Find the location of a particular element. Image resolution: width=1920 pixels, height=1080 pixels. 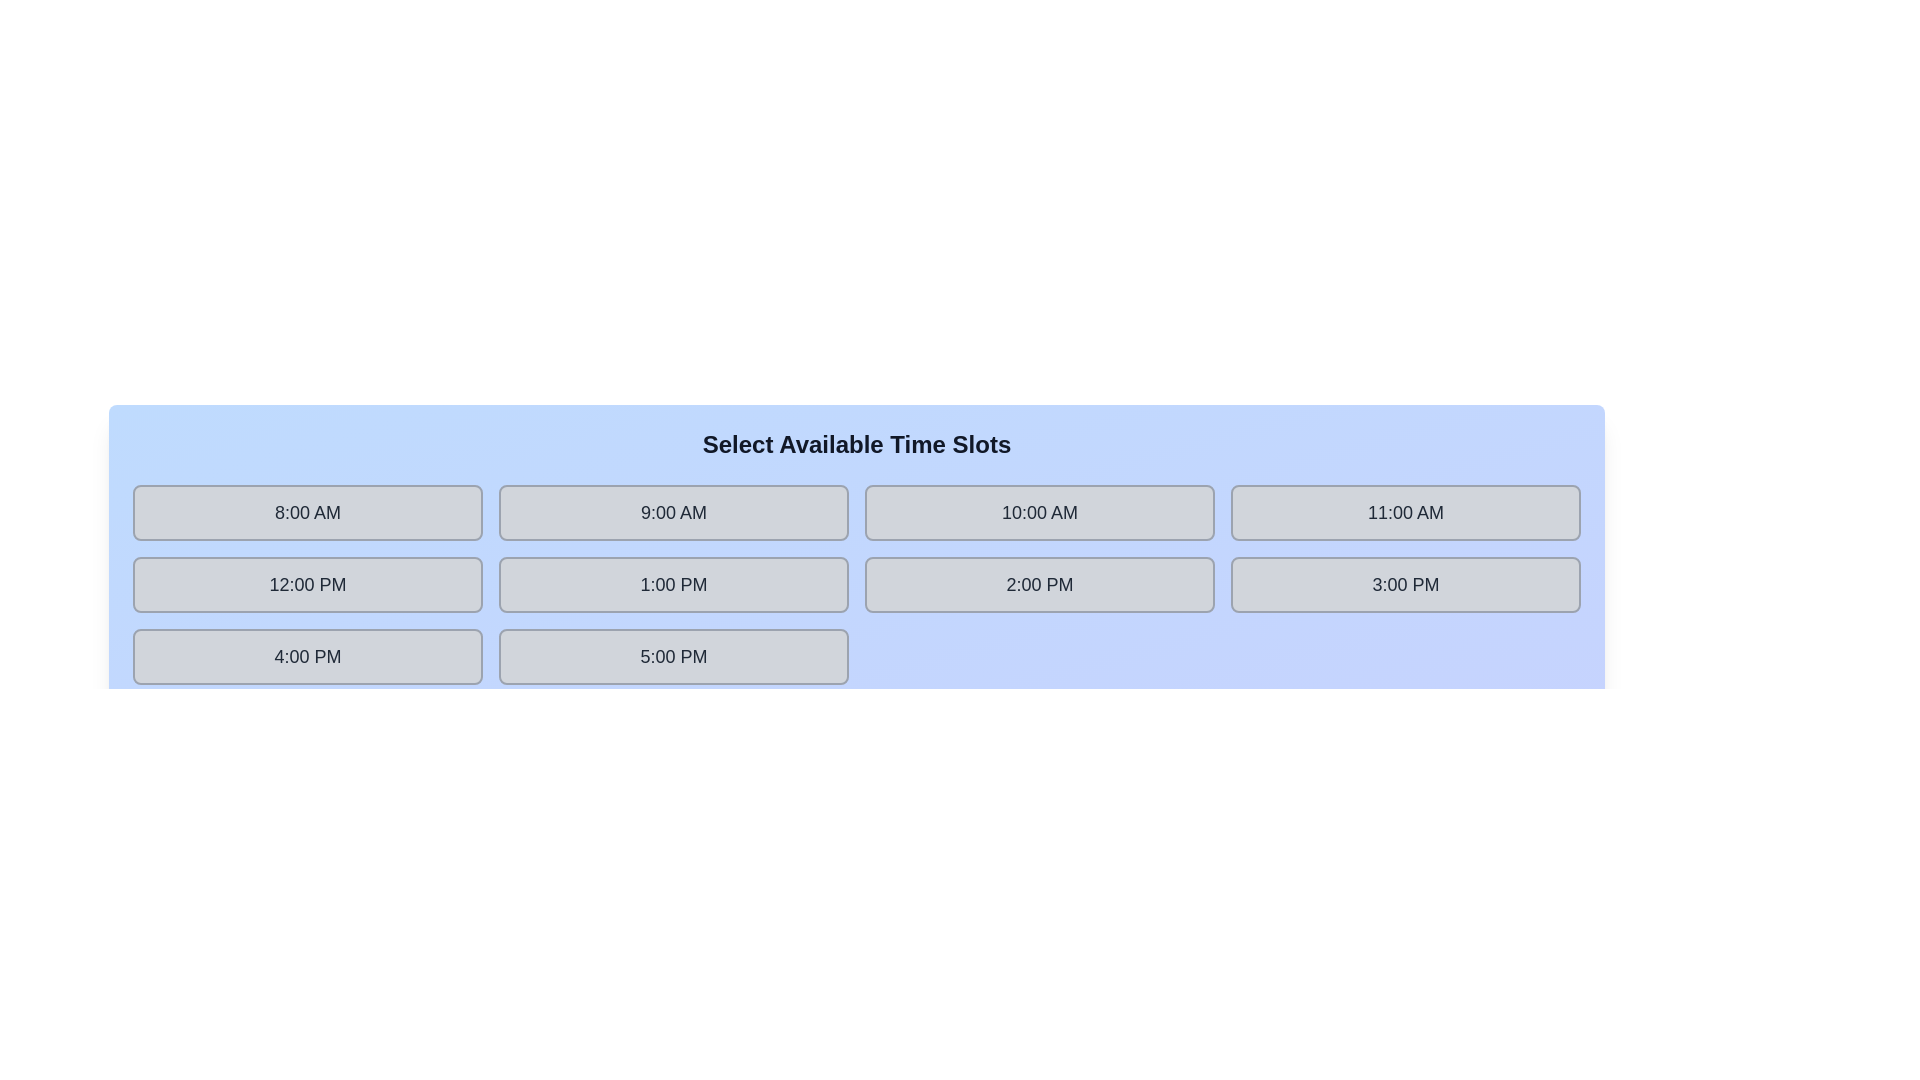

the time slot labeled 8:00 AM is located at coordinates (306, 512).